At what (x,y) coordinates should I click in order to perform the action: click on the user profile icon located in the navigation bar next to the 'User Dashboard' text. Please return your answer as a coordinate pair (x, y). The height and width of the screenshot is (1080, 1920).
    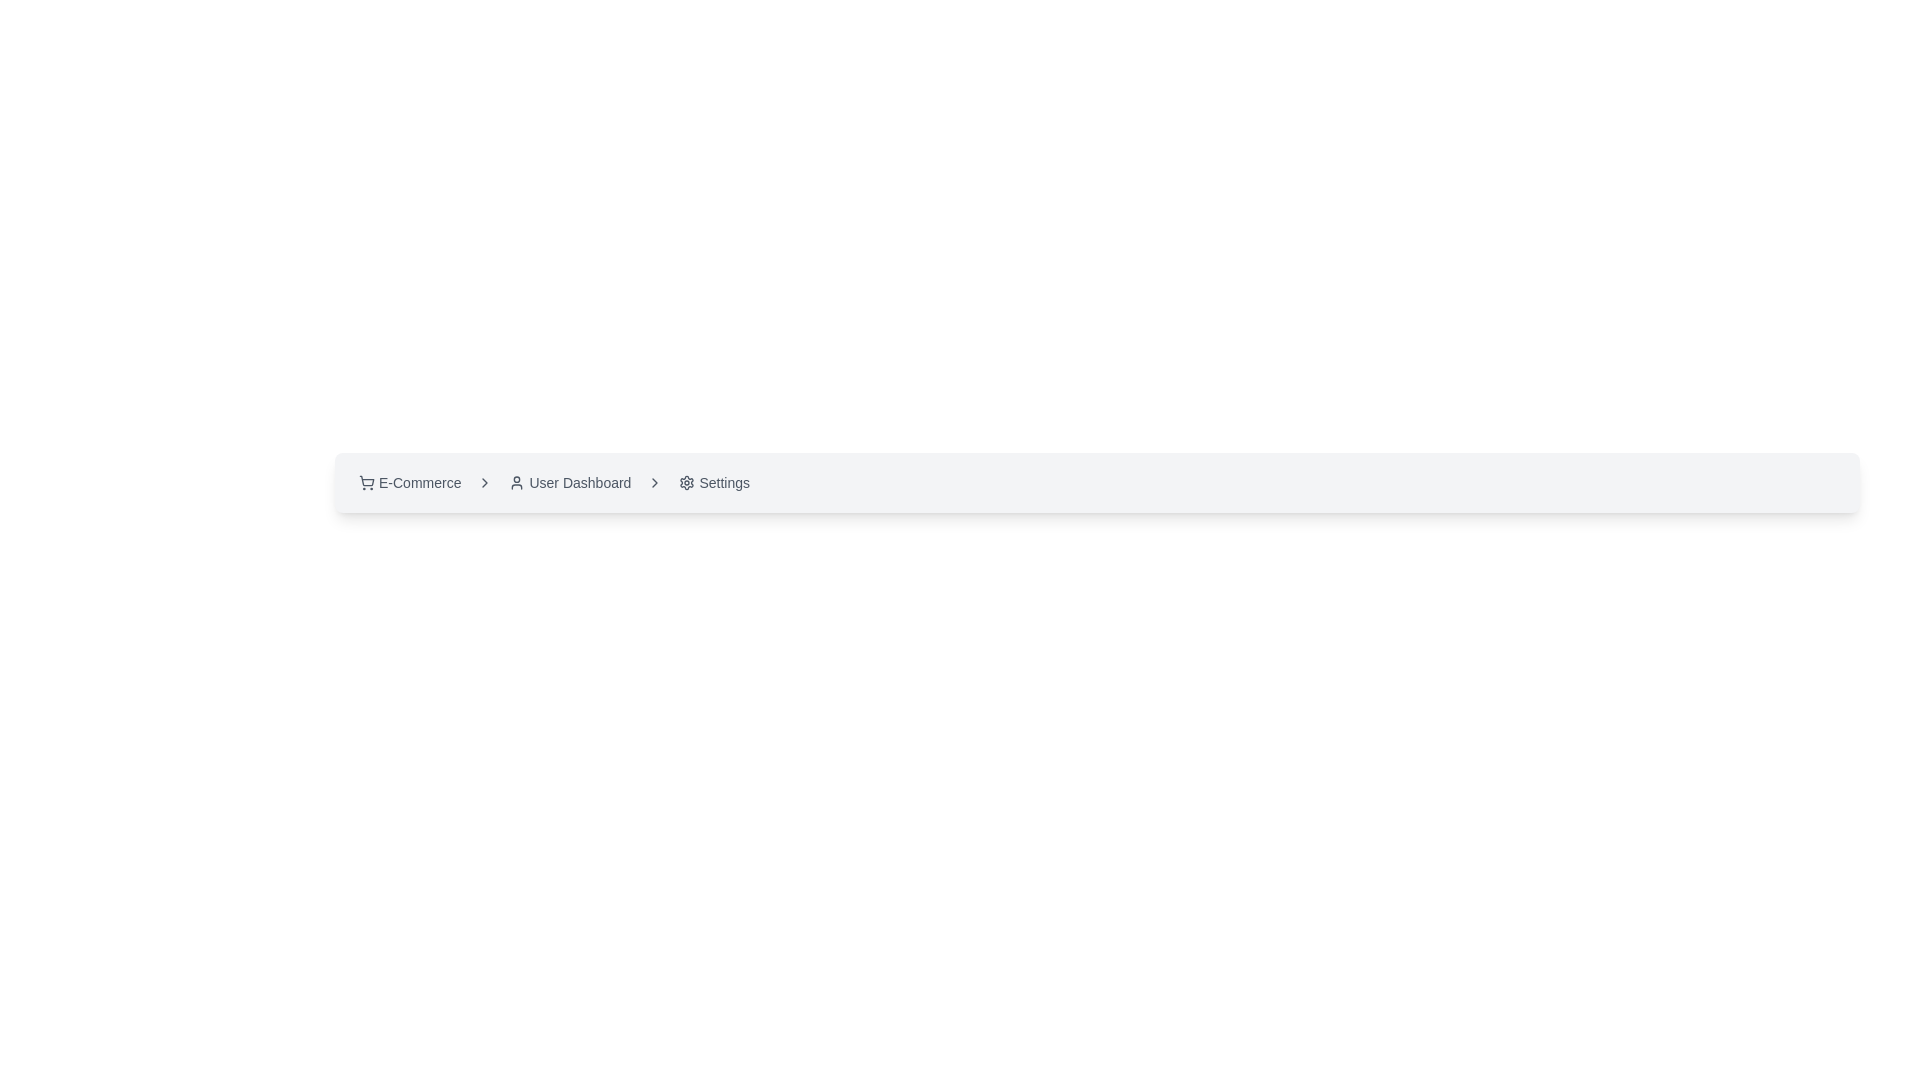
    Looking at the image, I should click on (517, 482).